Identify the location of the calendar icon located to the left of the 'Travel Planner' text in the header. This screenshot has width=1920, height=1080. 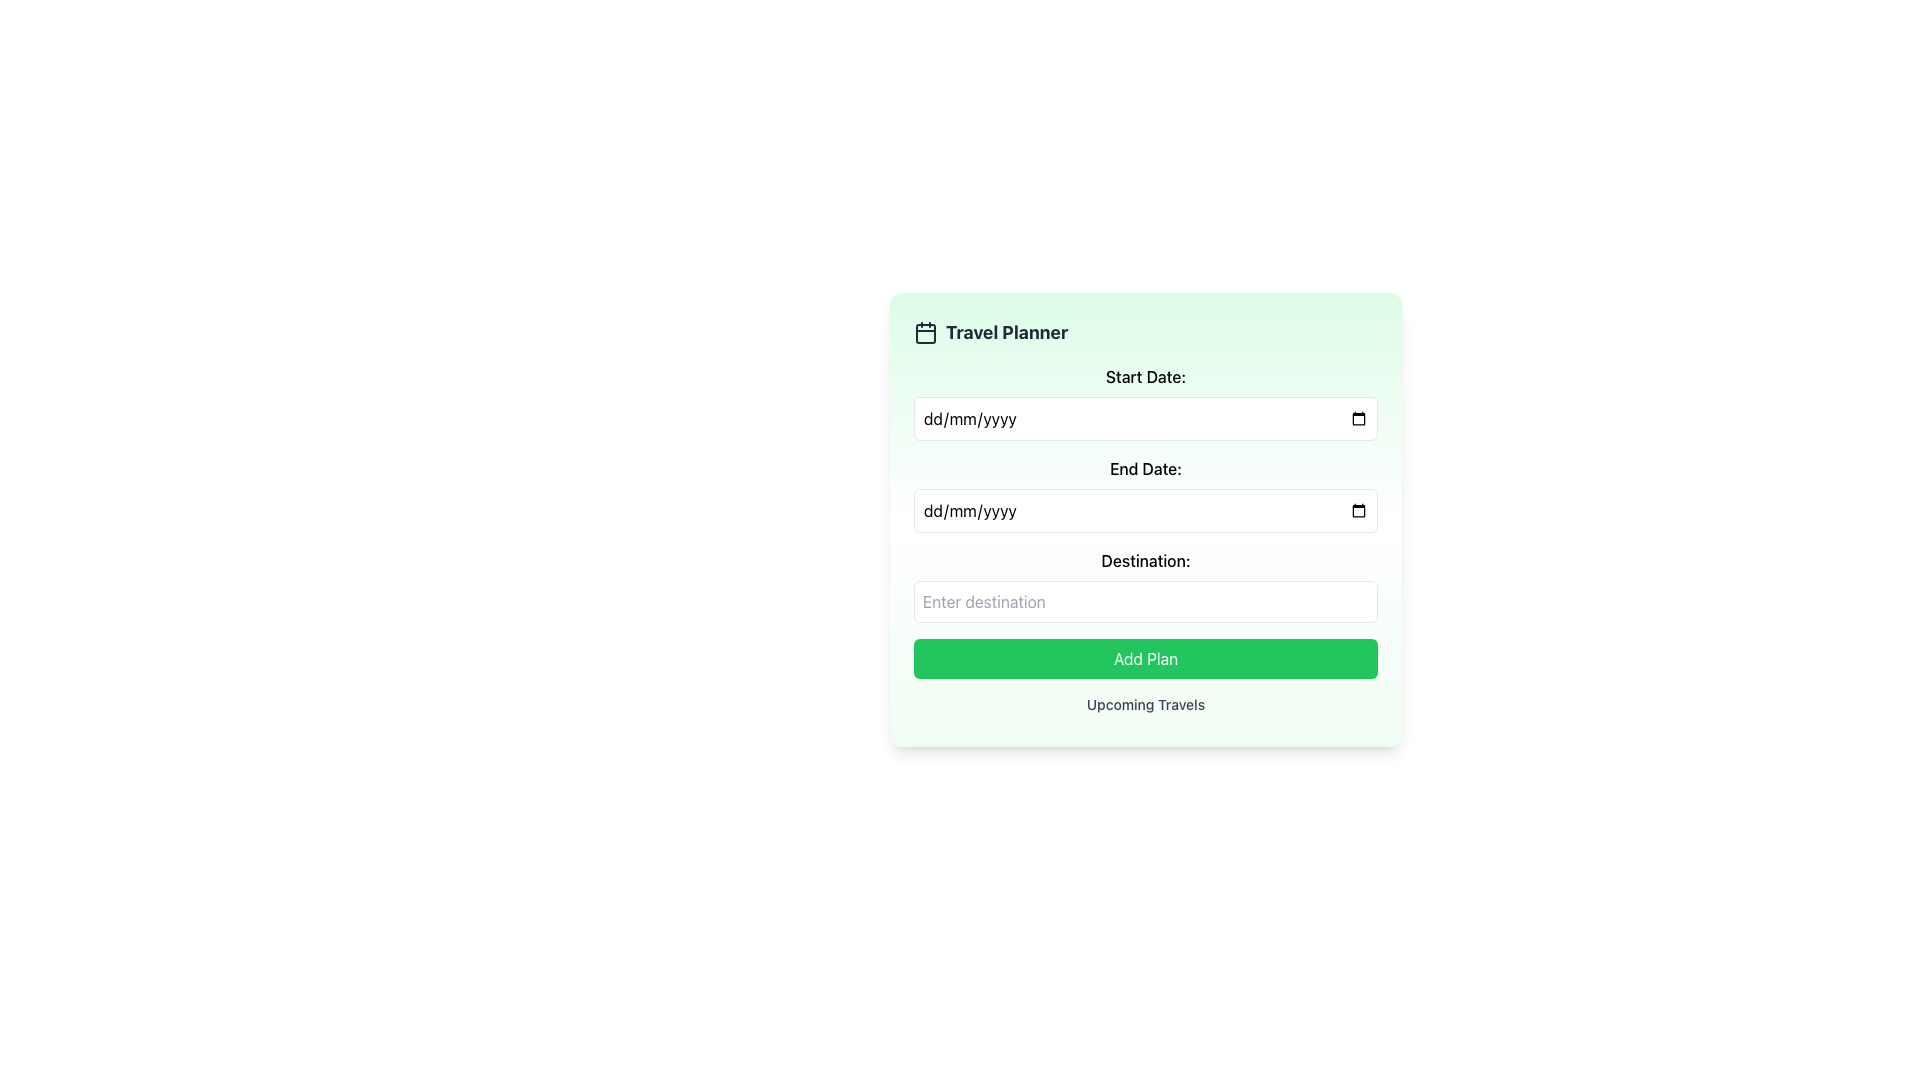
(925, 331).